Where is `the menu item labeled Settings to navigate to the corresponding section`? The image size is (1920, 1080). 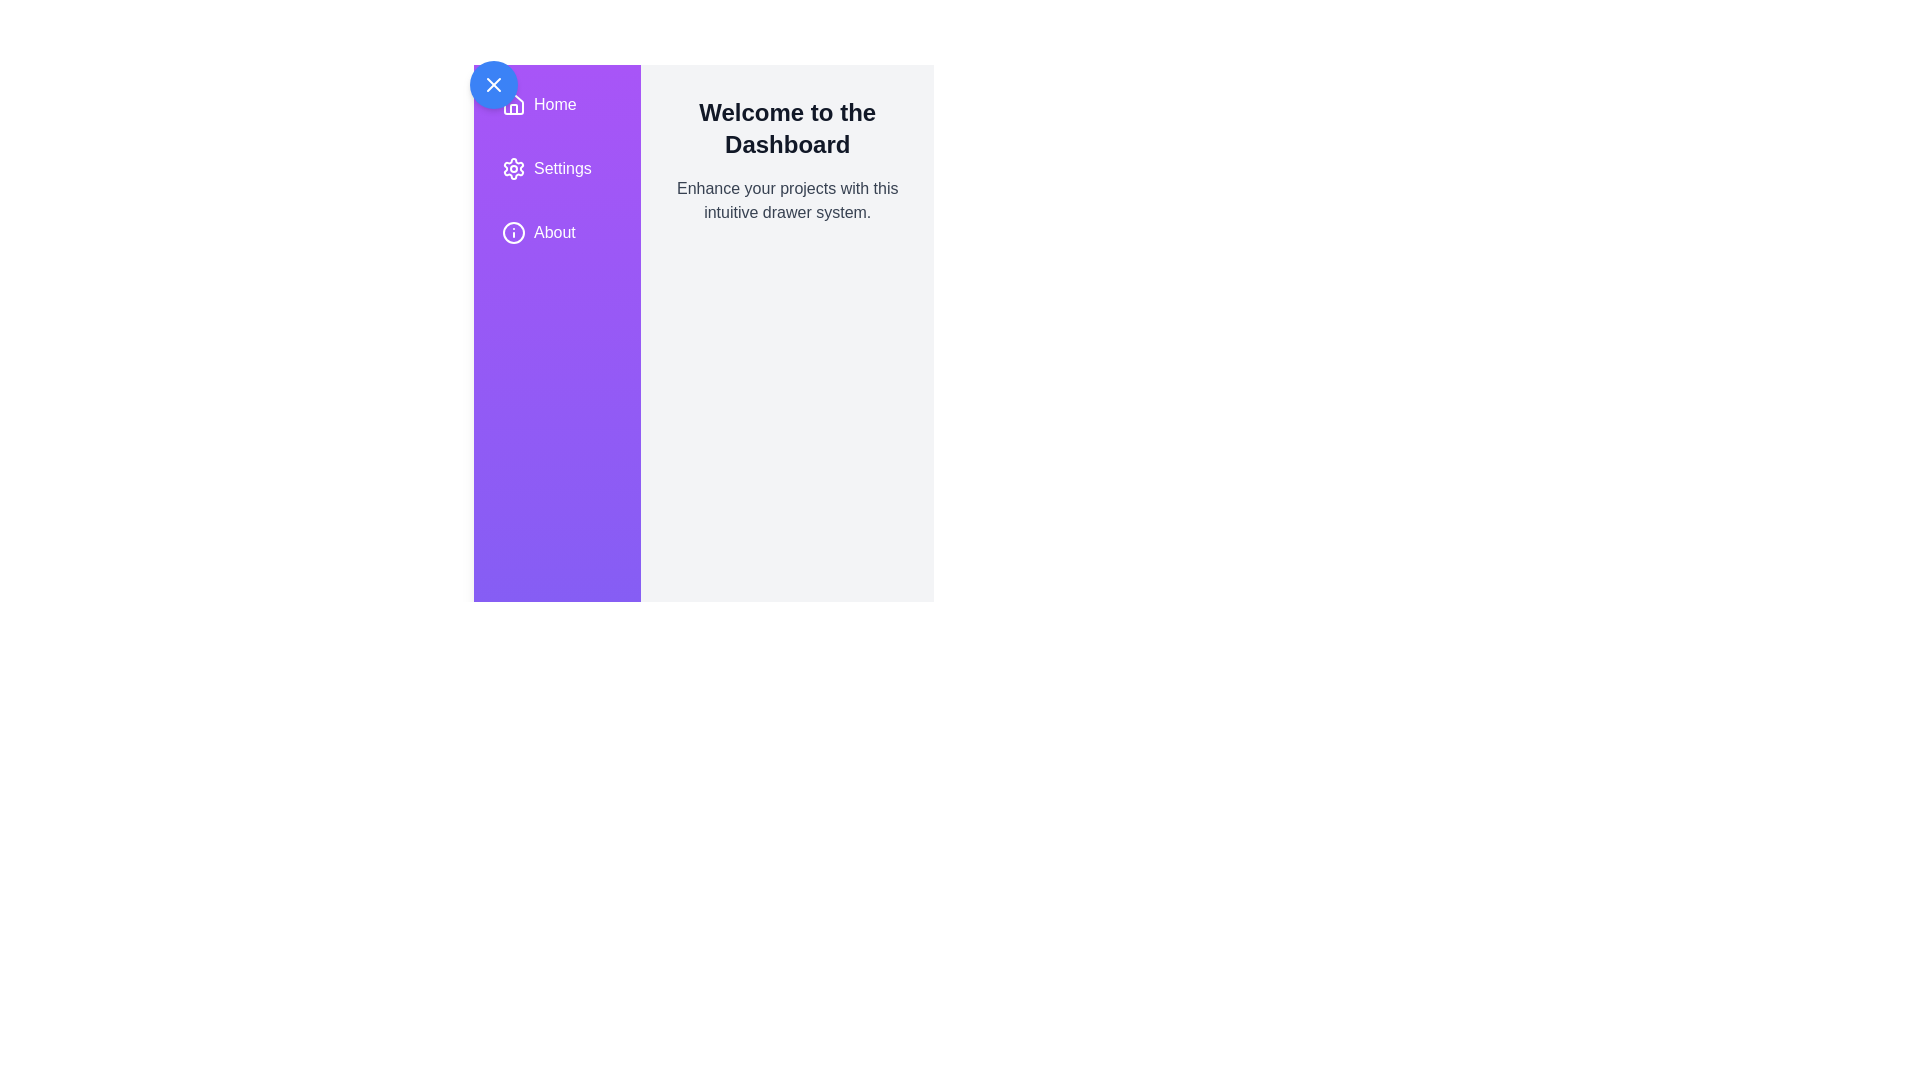
the menu item labeled Settings to navigate to the corresponding section is located at coordinates (556, 168).